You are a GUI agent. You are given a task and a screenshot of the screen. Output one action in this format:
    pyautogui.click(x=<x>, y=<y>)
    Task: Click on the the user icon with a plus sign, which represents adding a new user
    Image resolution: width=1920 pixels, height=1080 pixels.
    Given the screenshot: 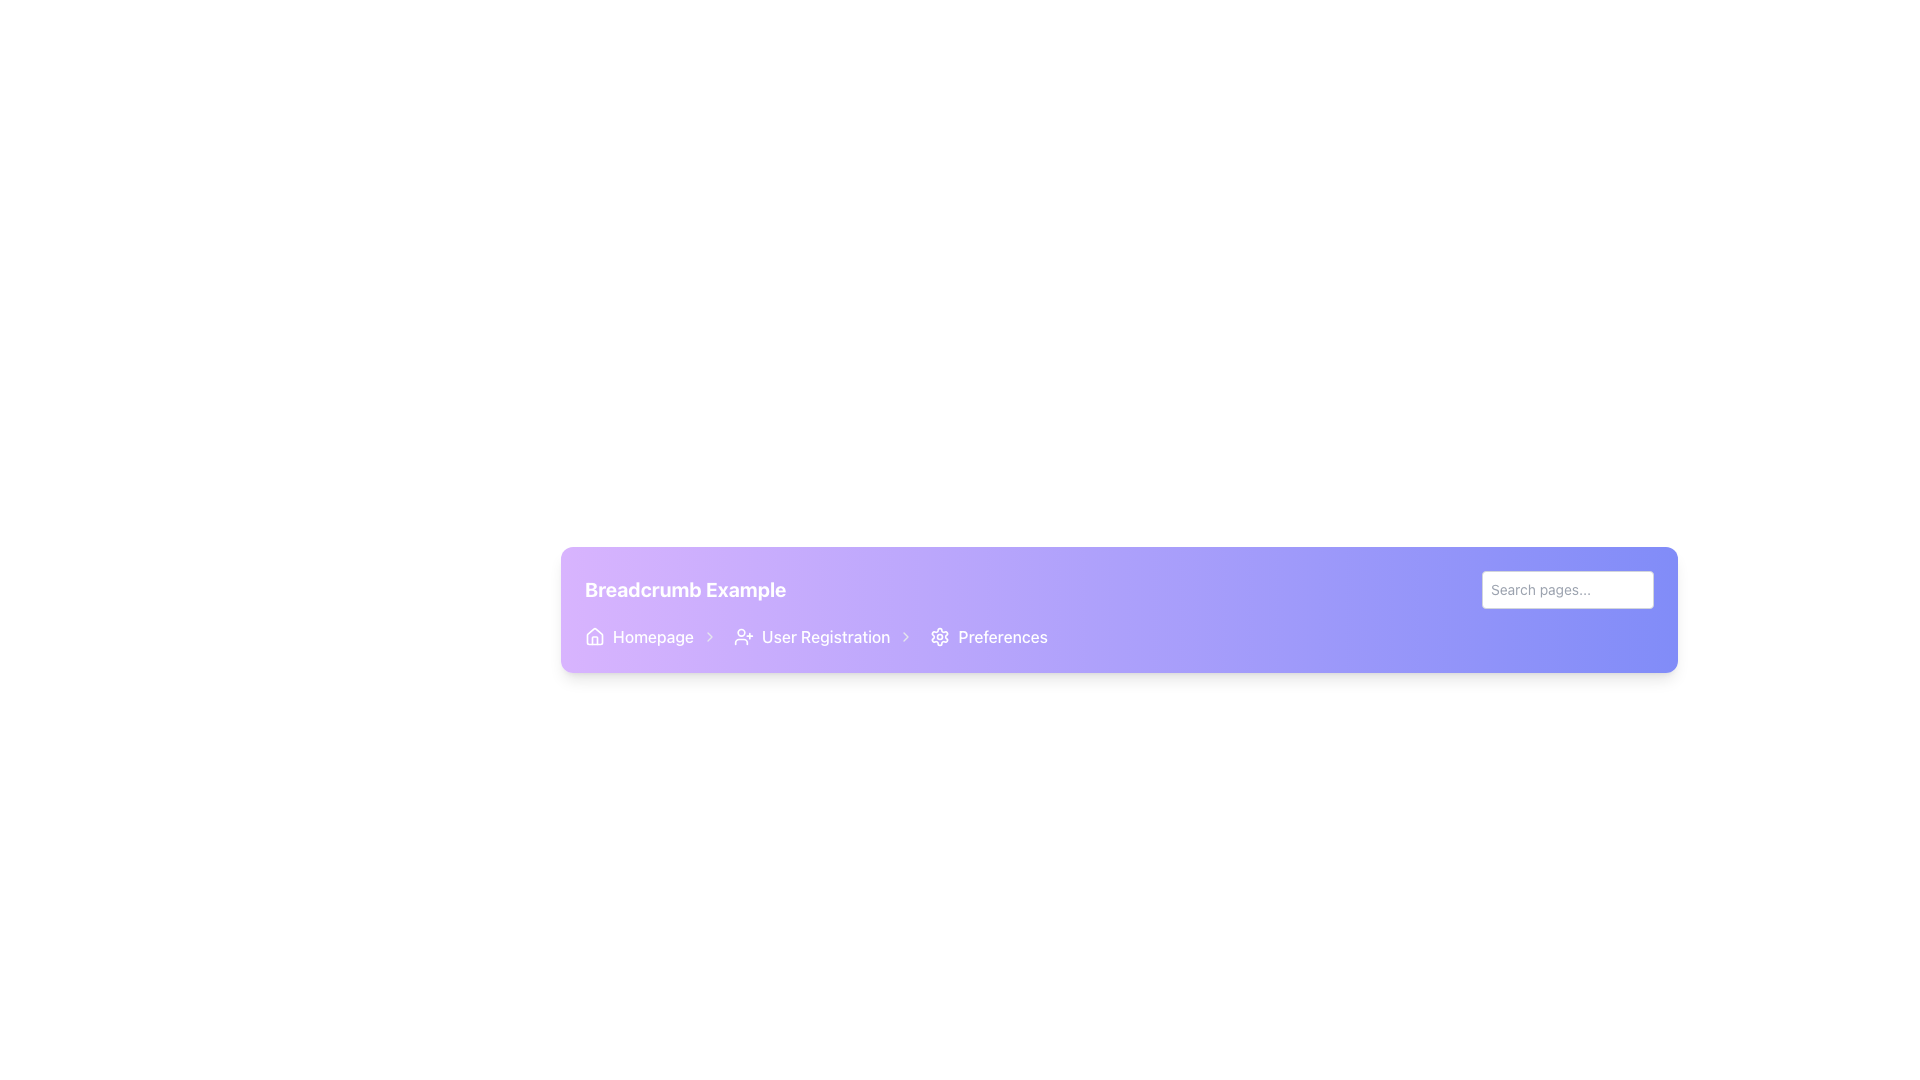 What is the action you would take?
    pyautogui.click(x=743, y=636)
    